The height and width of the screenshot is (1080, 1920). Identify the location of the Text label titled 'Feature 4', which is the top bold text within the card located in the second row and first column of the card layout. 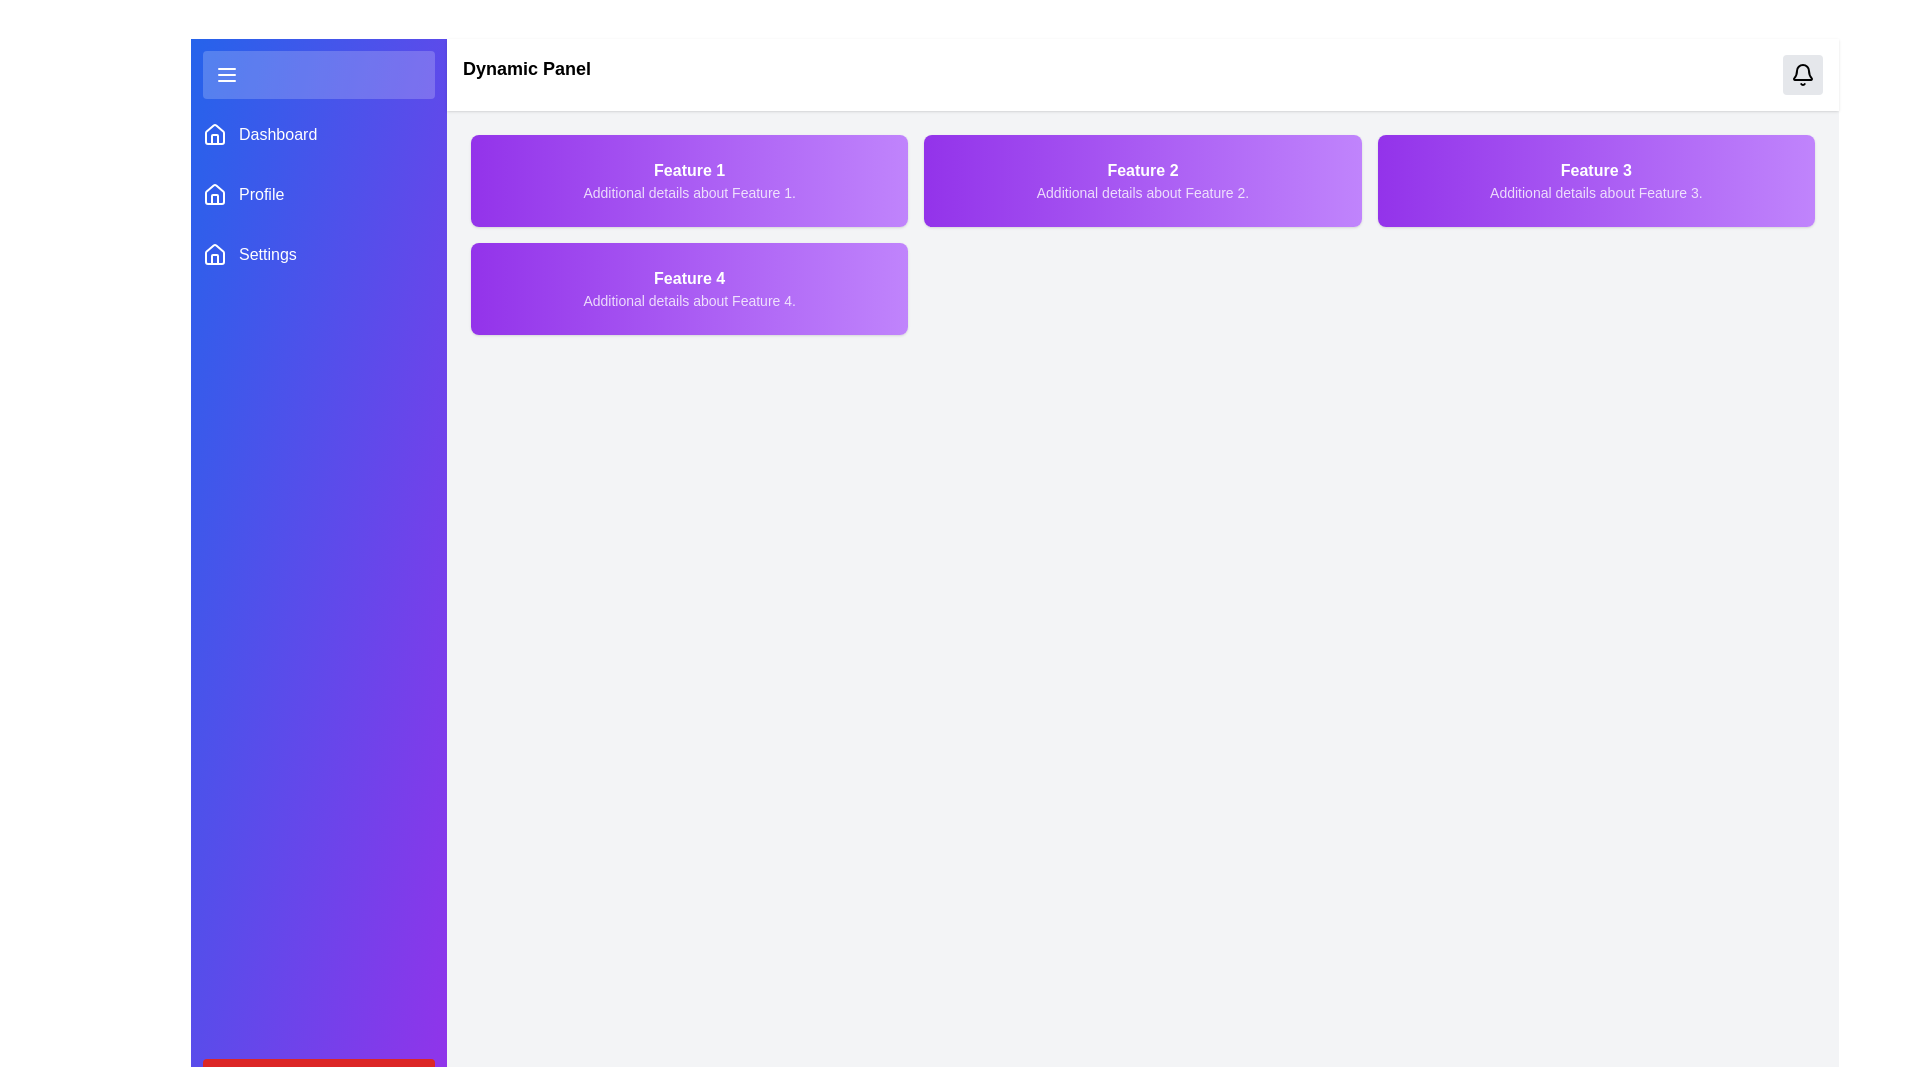
(689, 278).